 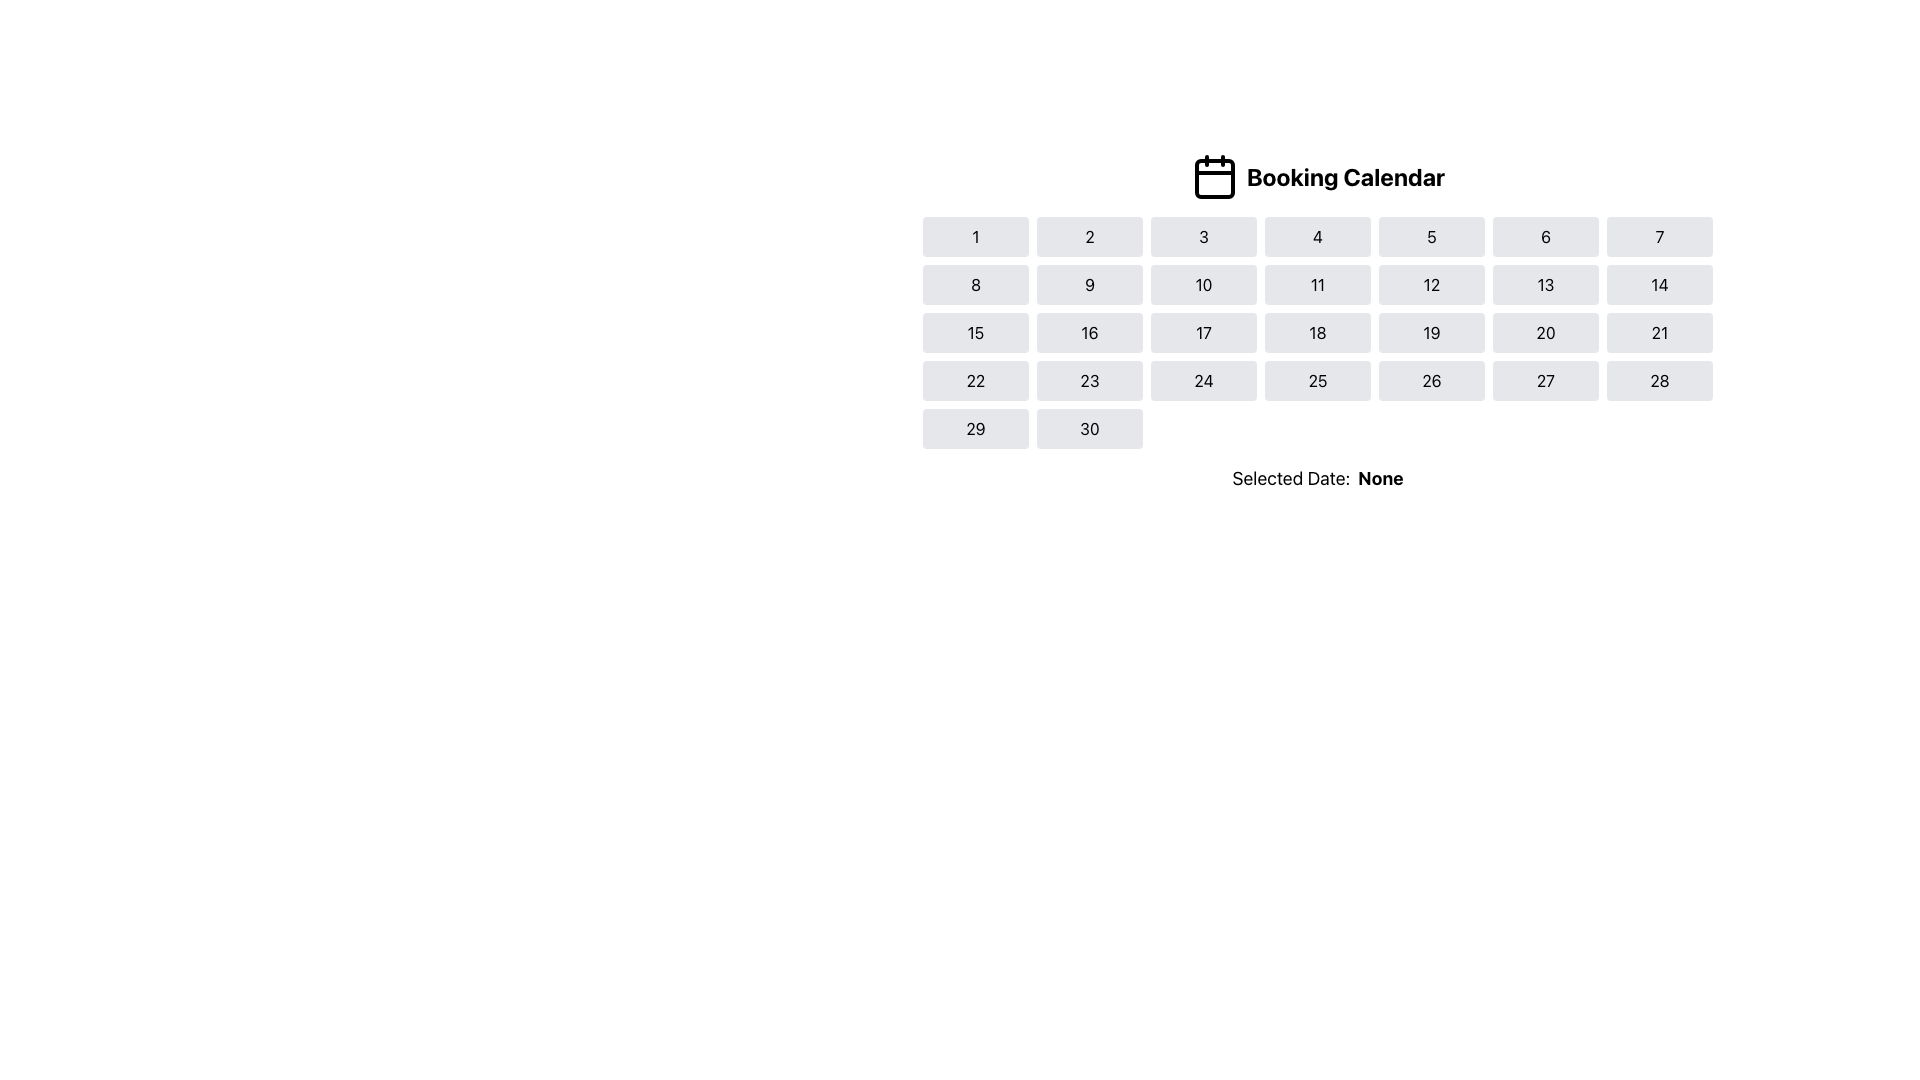 What do you see at coordinates (975, 381) in the screenshot?
I see `keyboard navigation` at bounding box center [975, 381].